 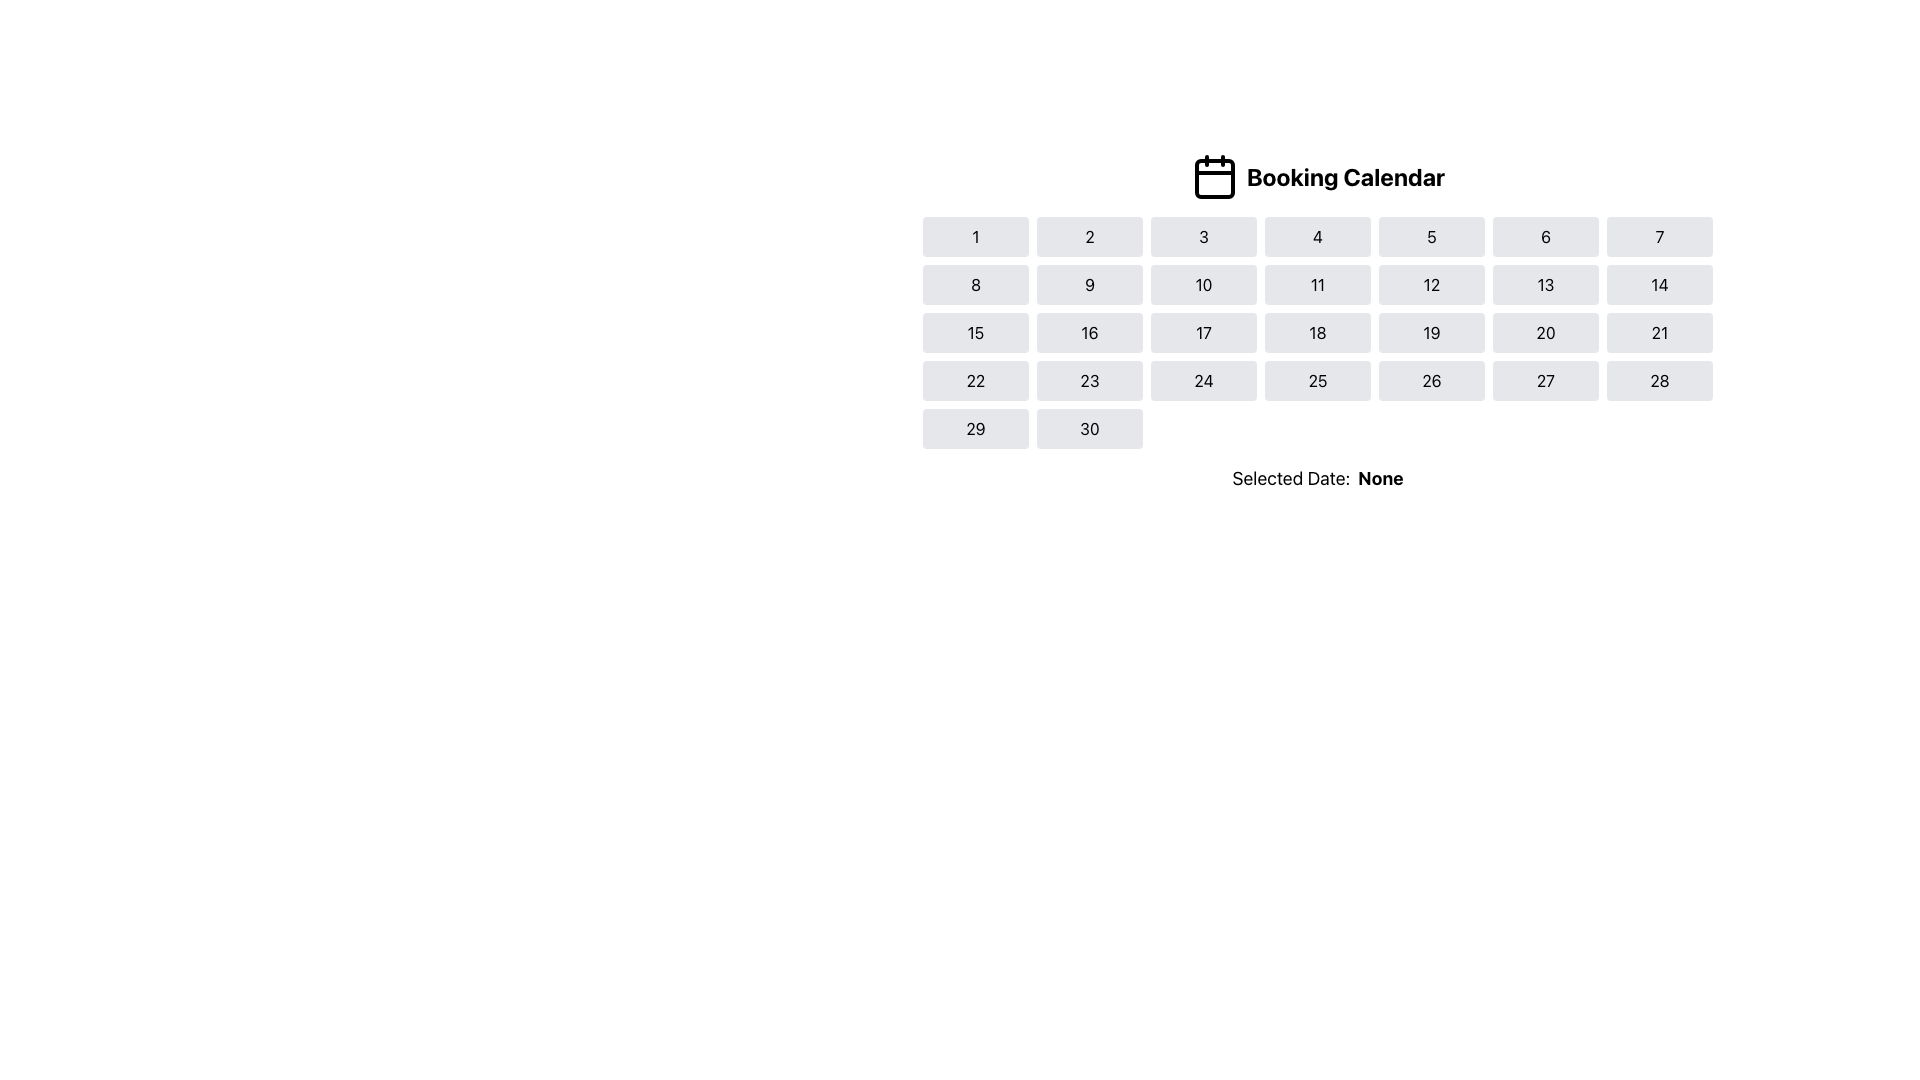 What do you see at coordinates (975, 381) in the screenshot?
I see `keyboard navigation` at bounding box center [975, 381].